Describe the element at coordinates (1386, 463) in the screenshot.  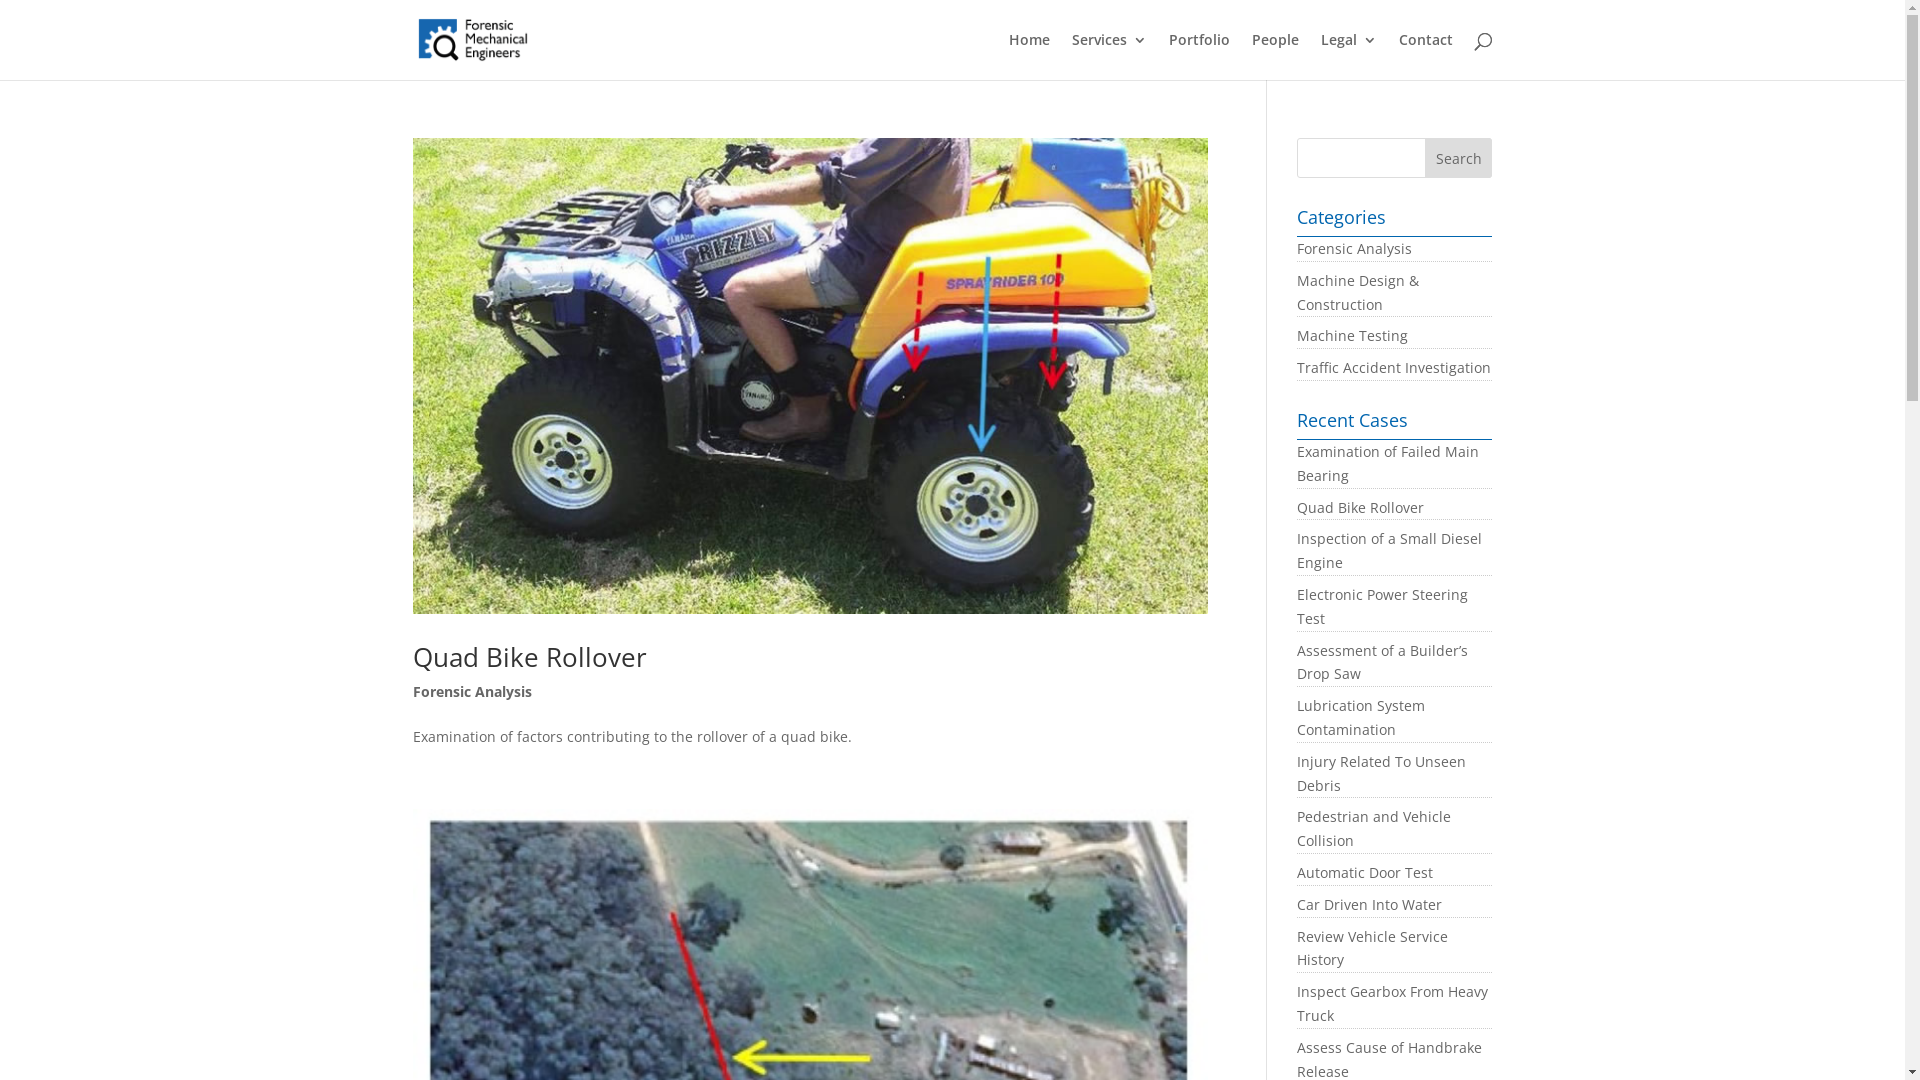
I see `'Examination of Failed Main Bearing'` at that location.